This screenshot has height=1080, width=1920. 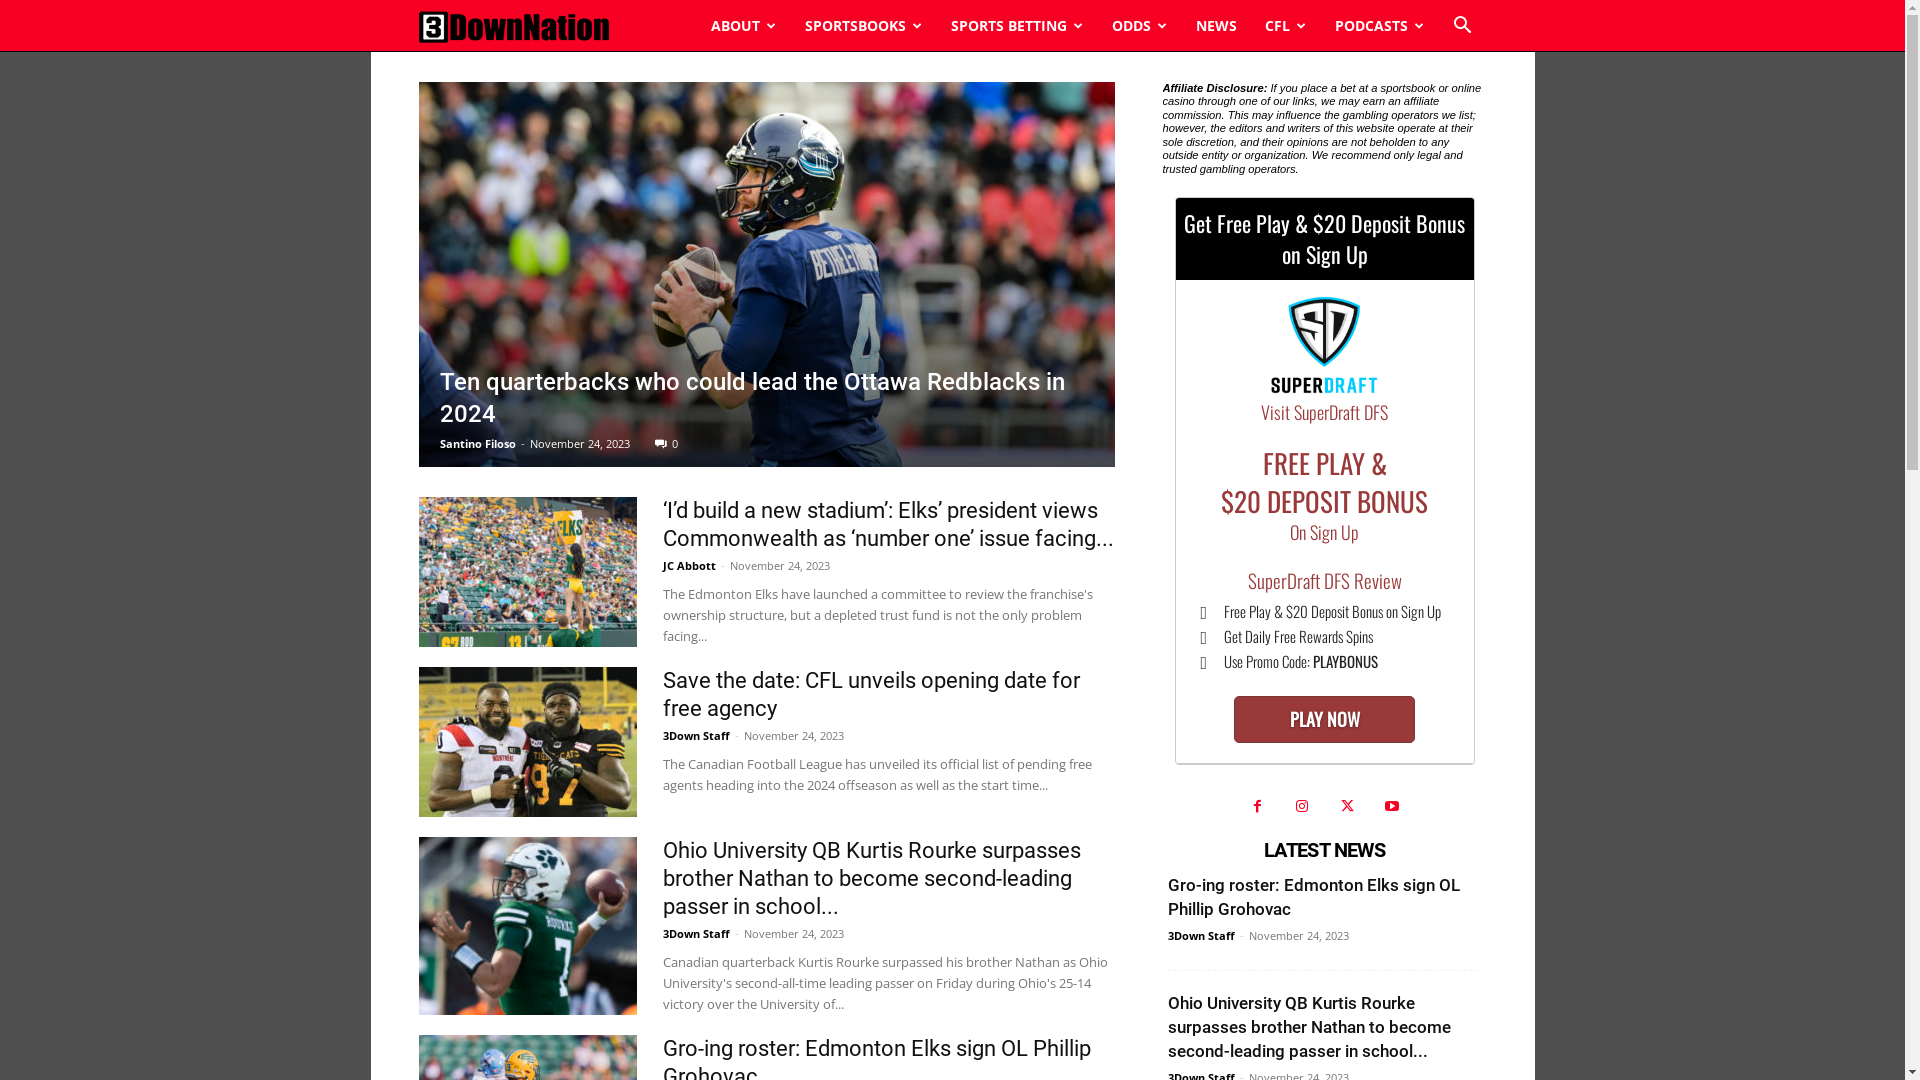 I want to click on 'Visit SuperDraft DFS', so click(x=1324, y=411).